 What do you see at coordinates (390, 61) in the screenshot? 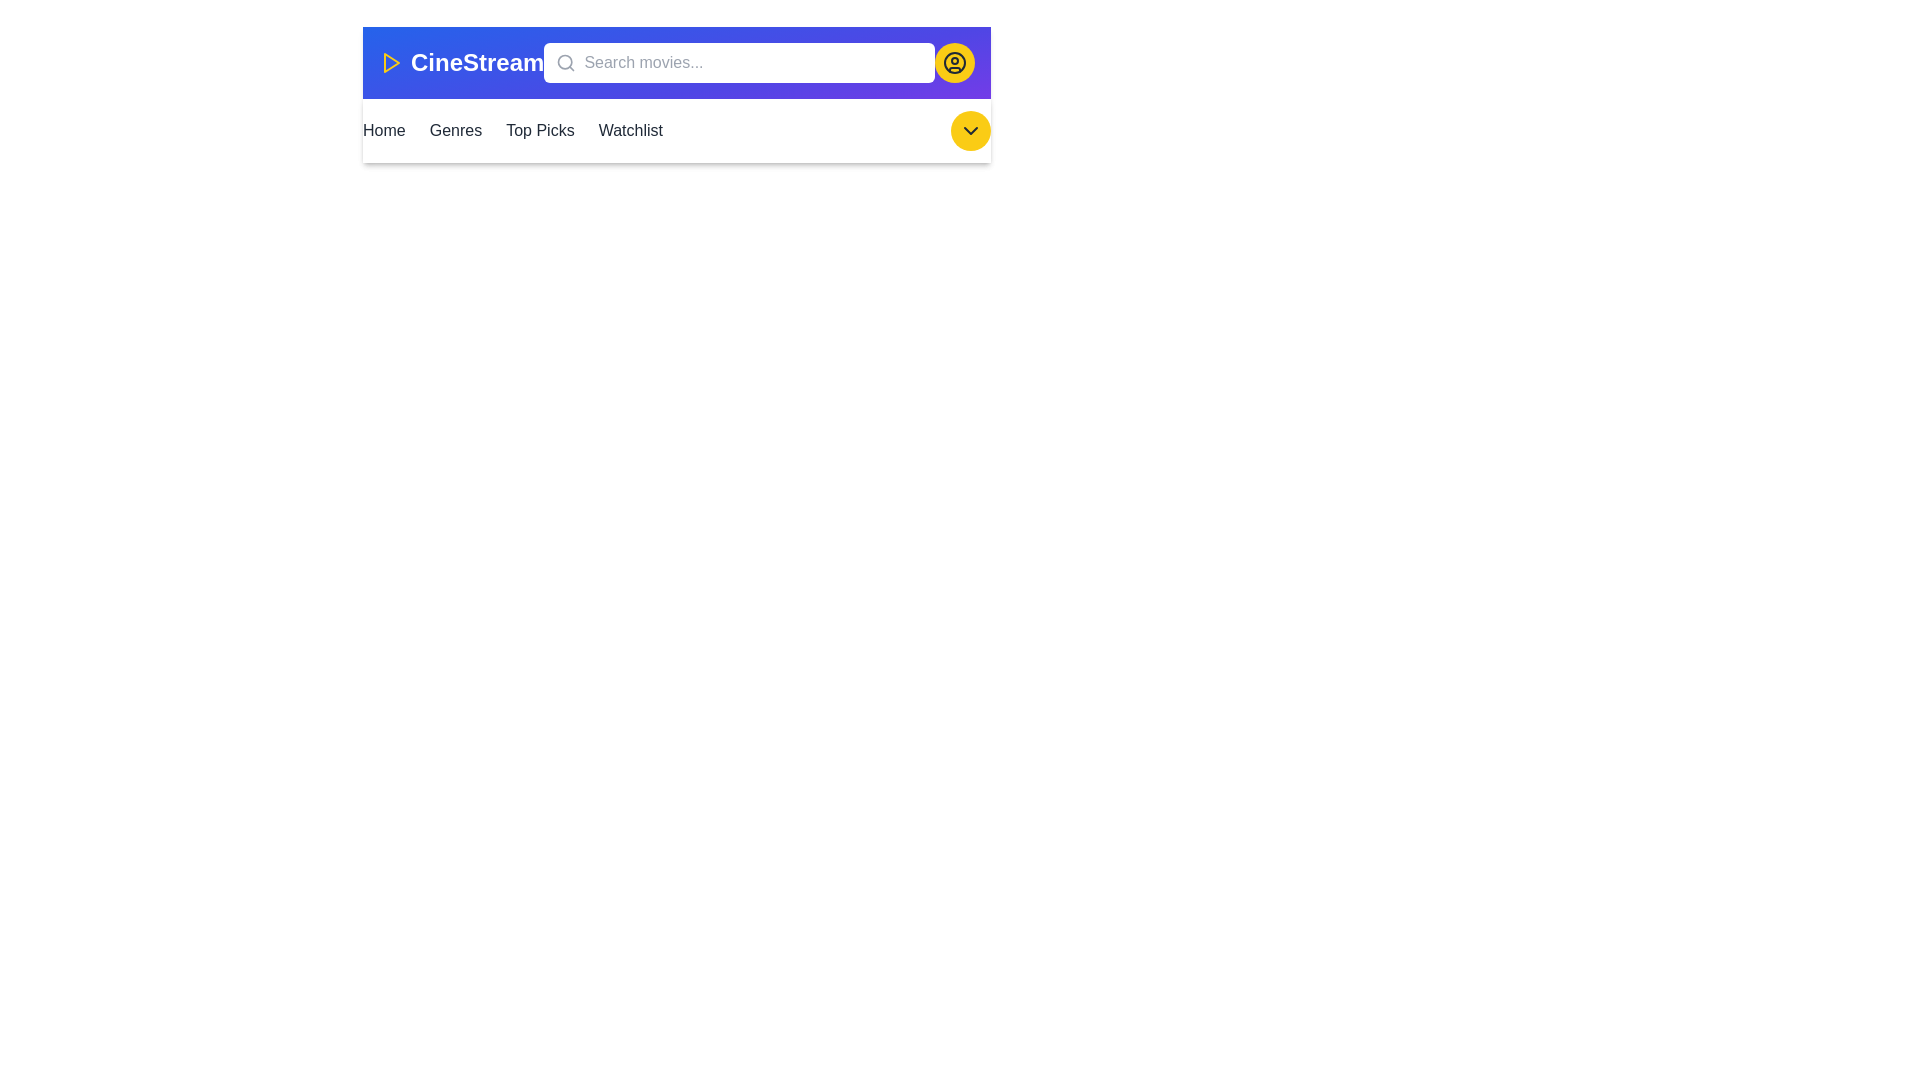
I see `the play icon to indicate the application is related to movies` at bounding box center [390, 61].